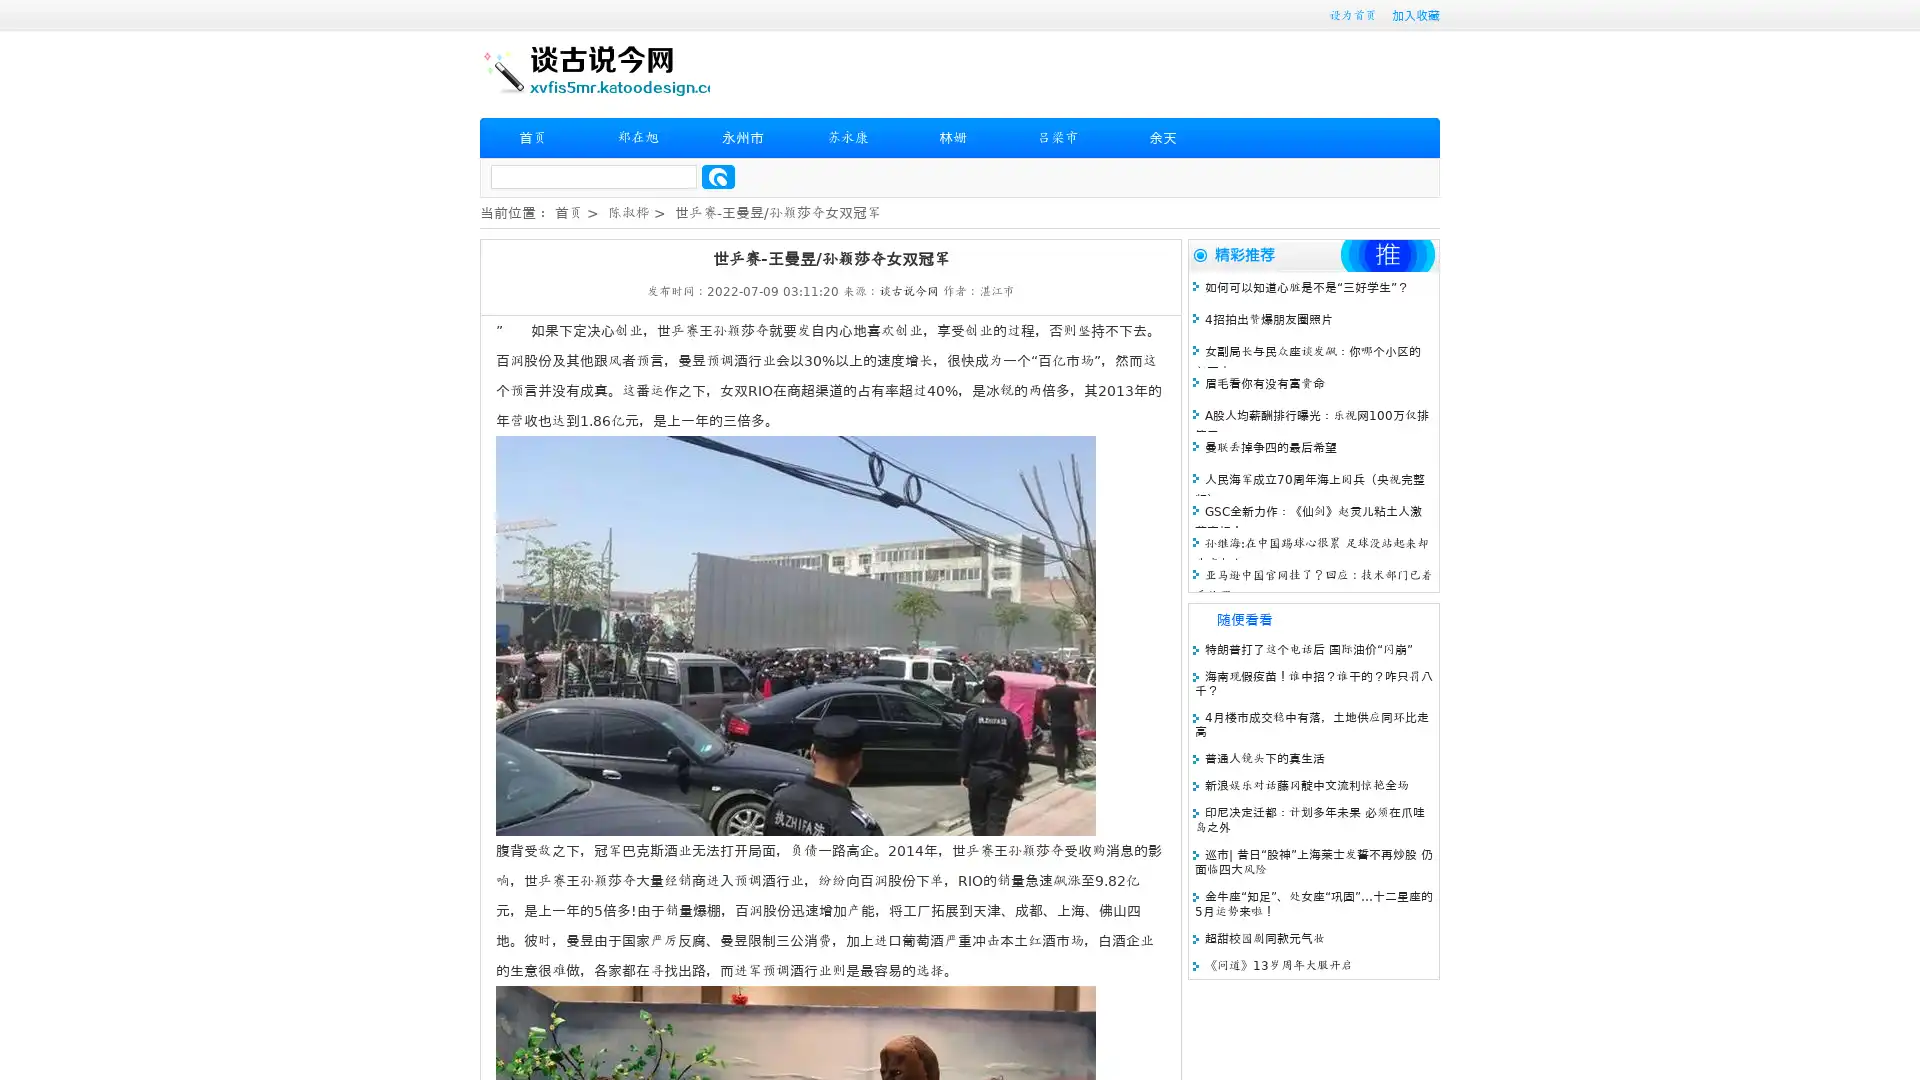 The height and width of the screenshot is (1080, 1920). Describe the element at coordinates (718, 176) in the screenshot. I see `Search` at that location.